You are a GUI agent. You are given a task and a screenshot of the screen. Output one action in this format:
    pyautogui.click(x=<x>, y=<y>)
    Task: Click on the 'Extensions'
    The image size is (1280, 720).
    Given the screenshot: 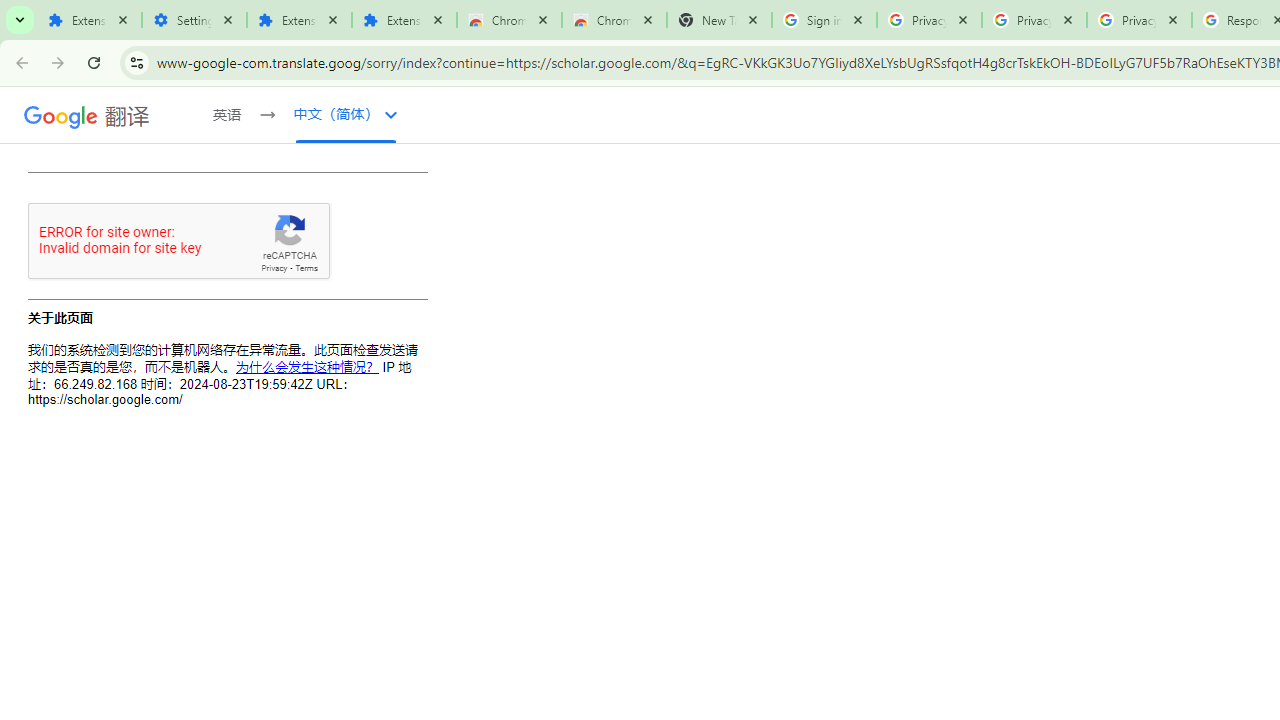 What is the action you would take?
    pyautogui.click(x=298, y=20)
    